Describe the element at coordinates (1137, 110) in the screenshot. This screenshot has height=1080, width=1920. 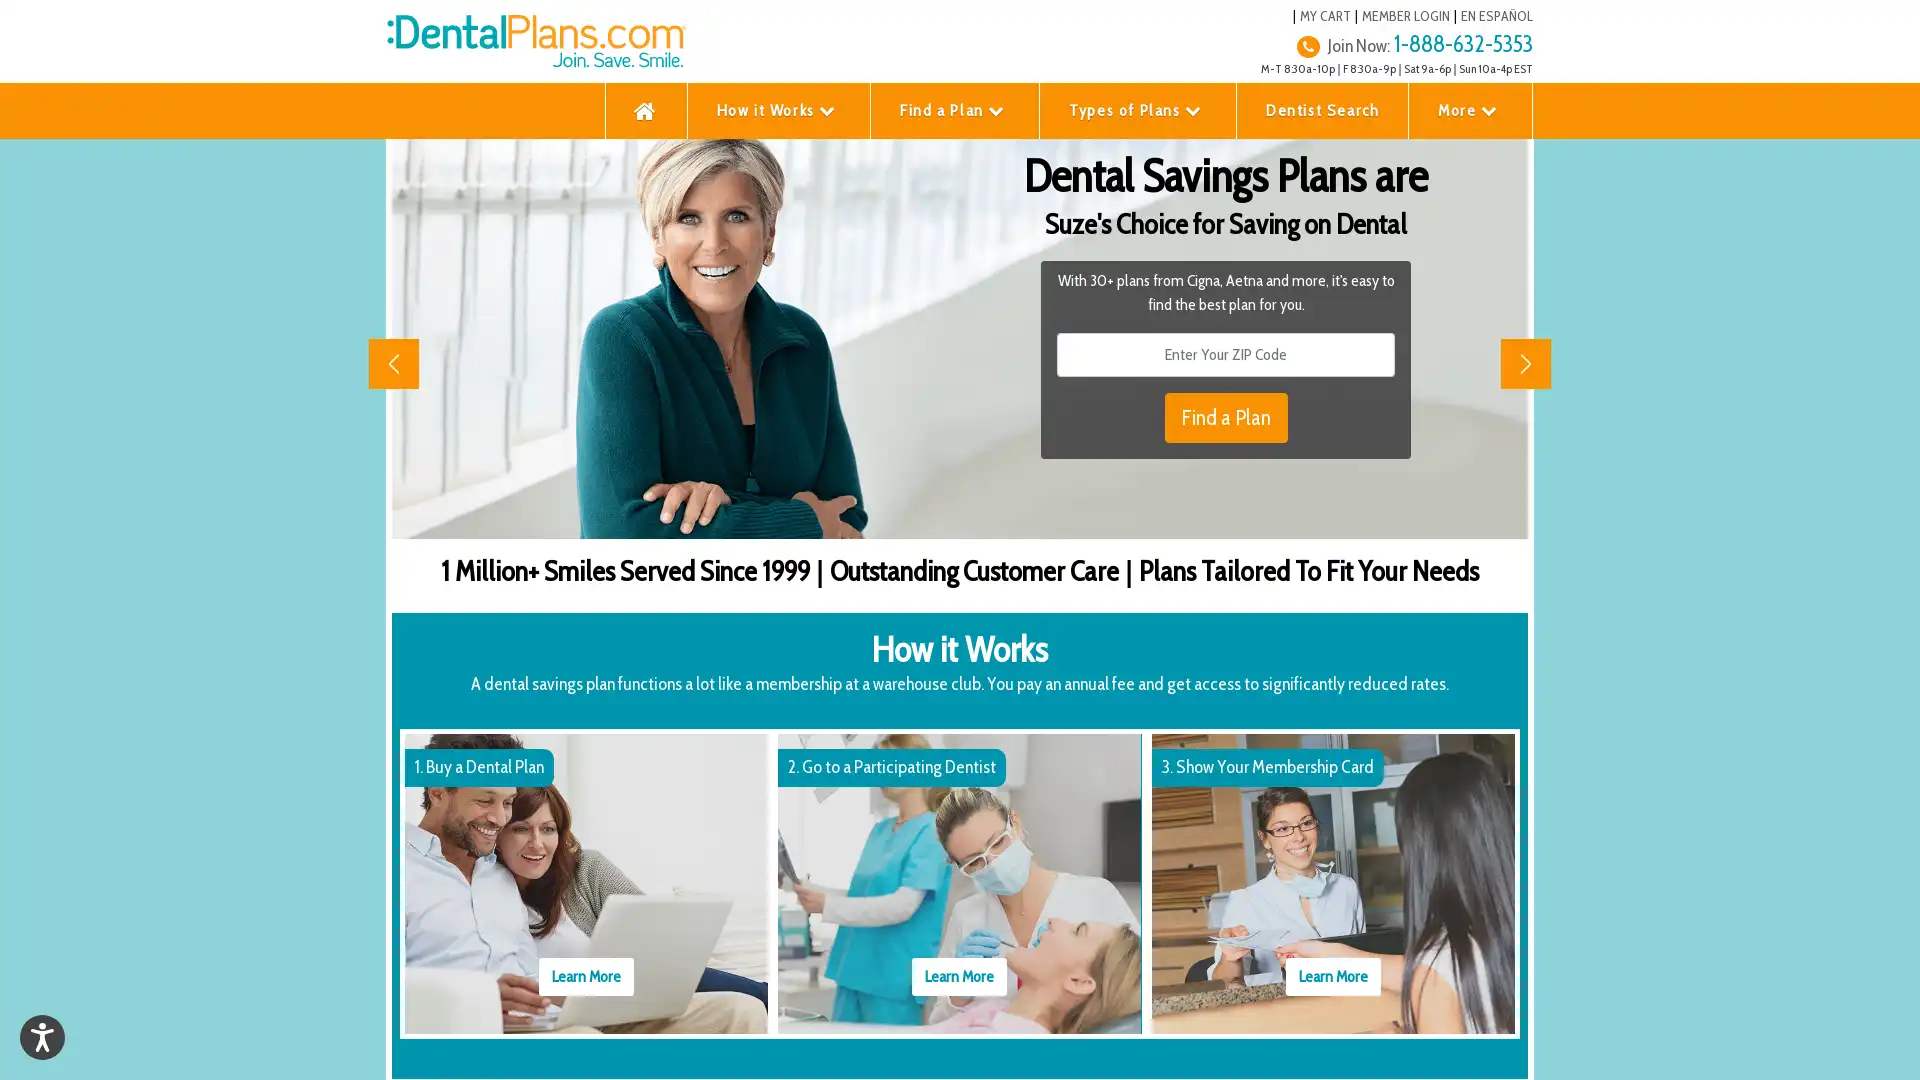
I see `Types of Plans` at that location.